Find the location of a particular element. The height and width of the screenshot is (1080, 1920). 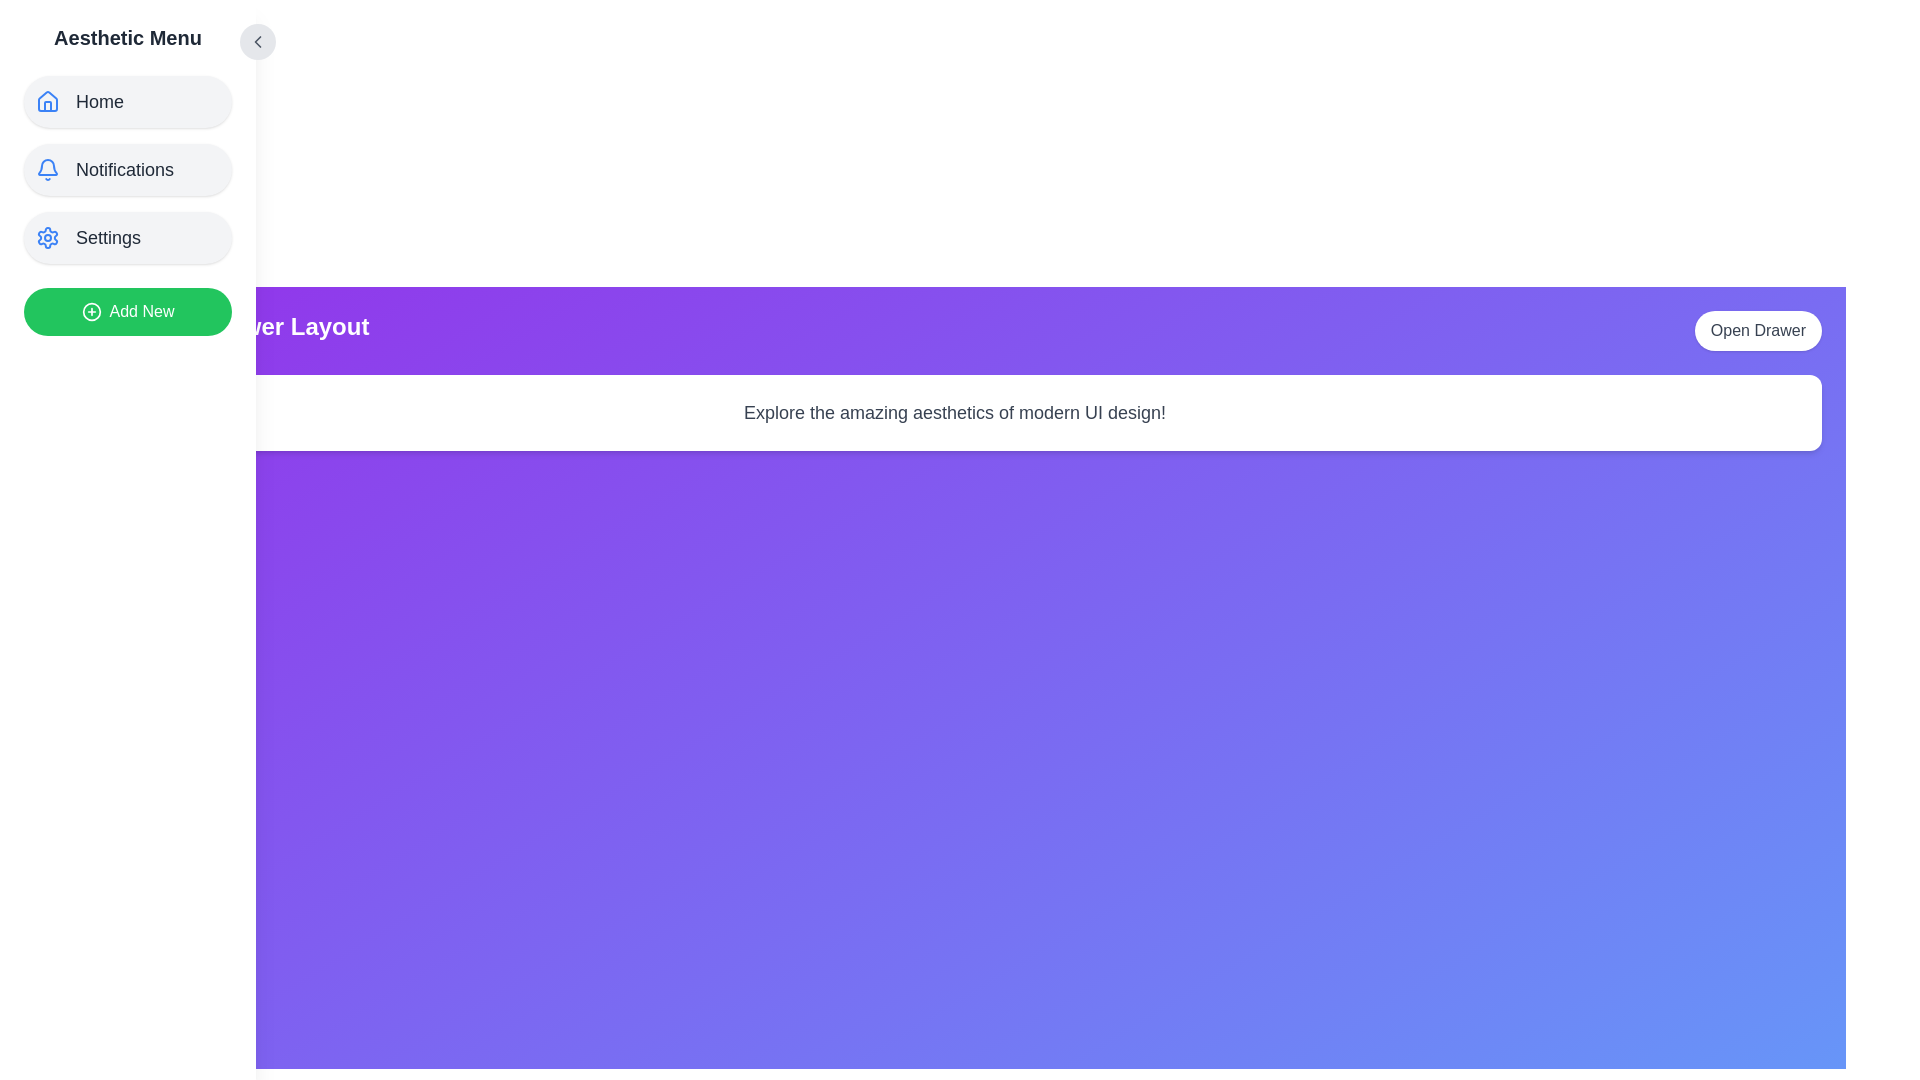

the notifications icon located to the left of the 'Notifications' text in the second button of the vertical sidebar menu is located at coordinates (48, 168).